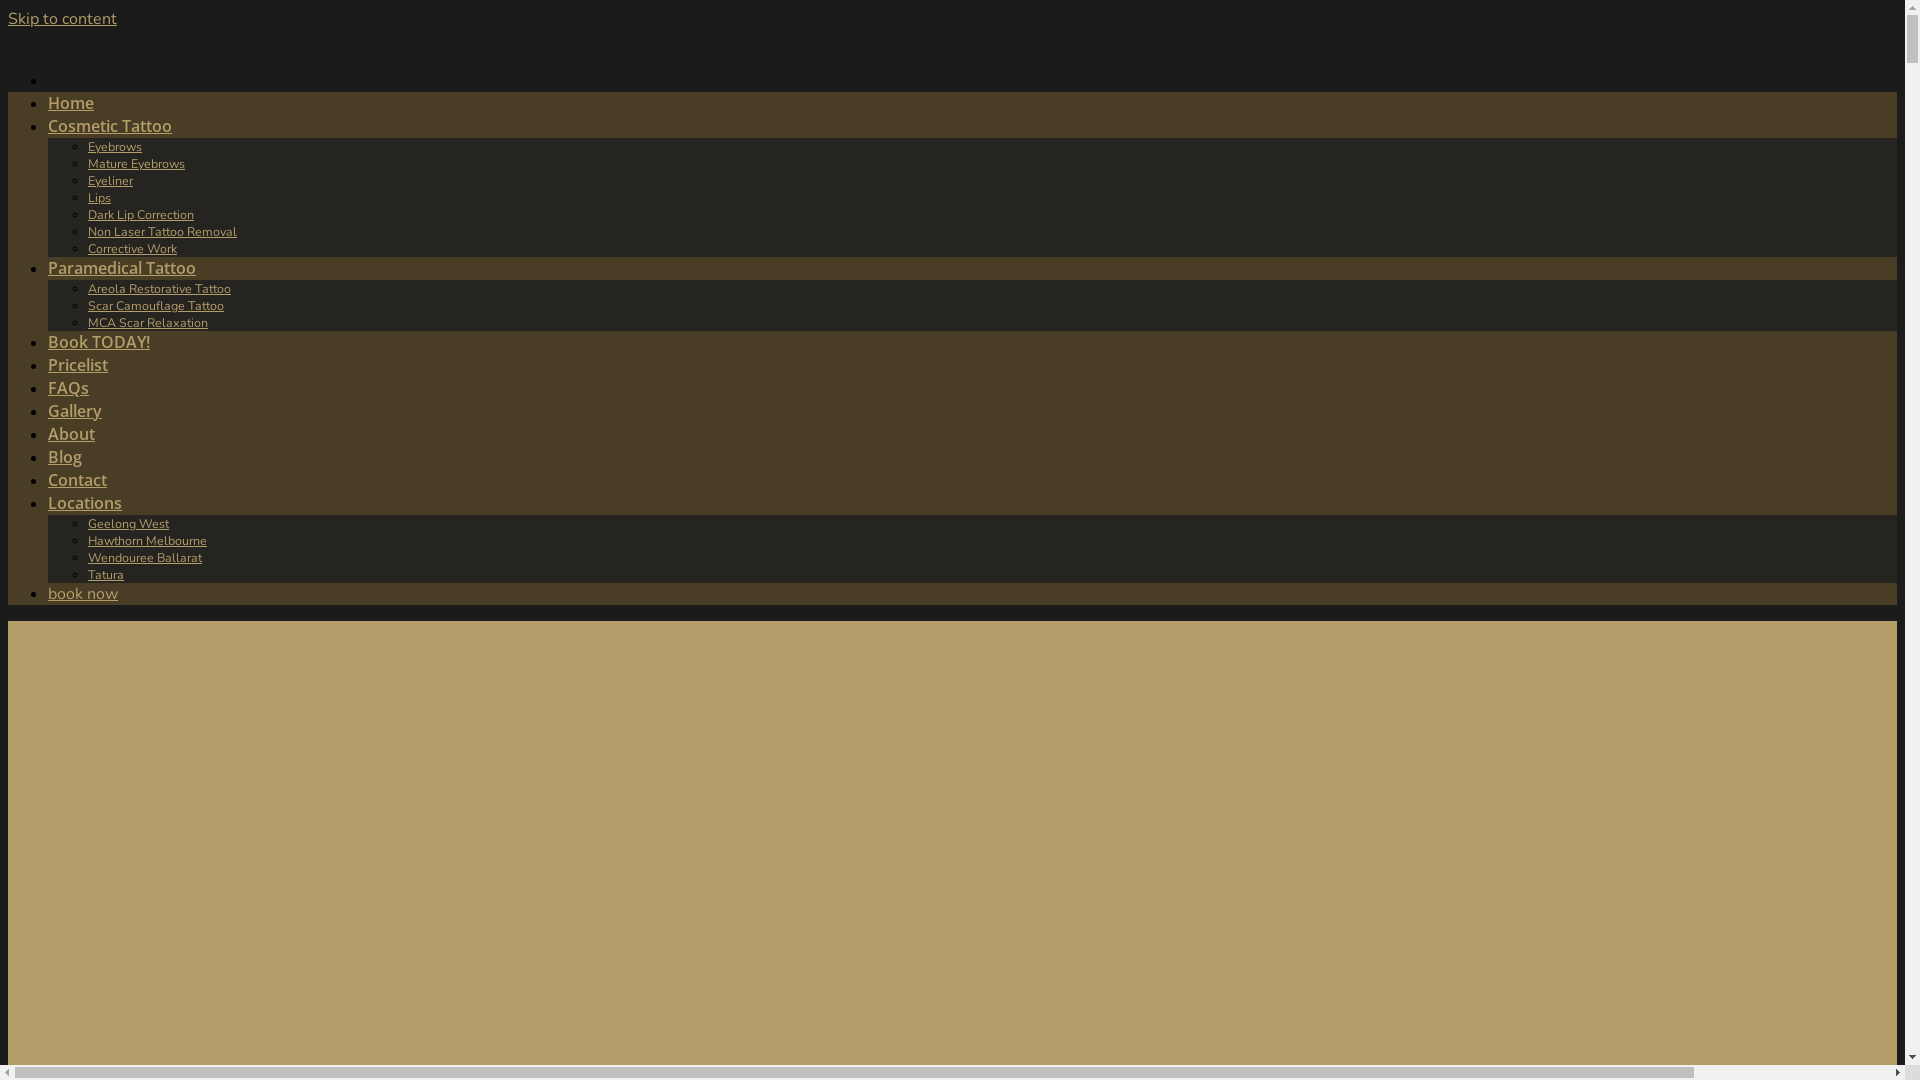  I want to click on 'Cosmetic Tattoo', so click(109, 126).